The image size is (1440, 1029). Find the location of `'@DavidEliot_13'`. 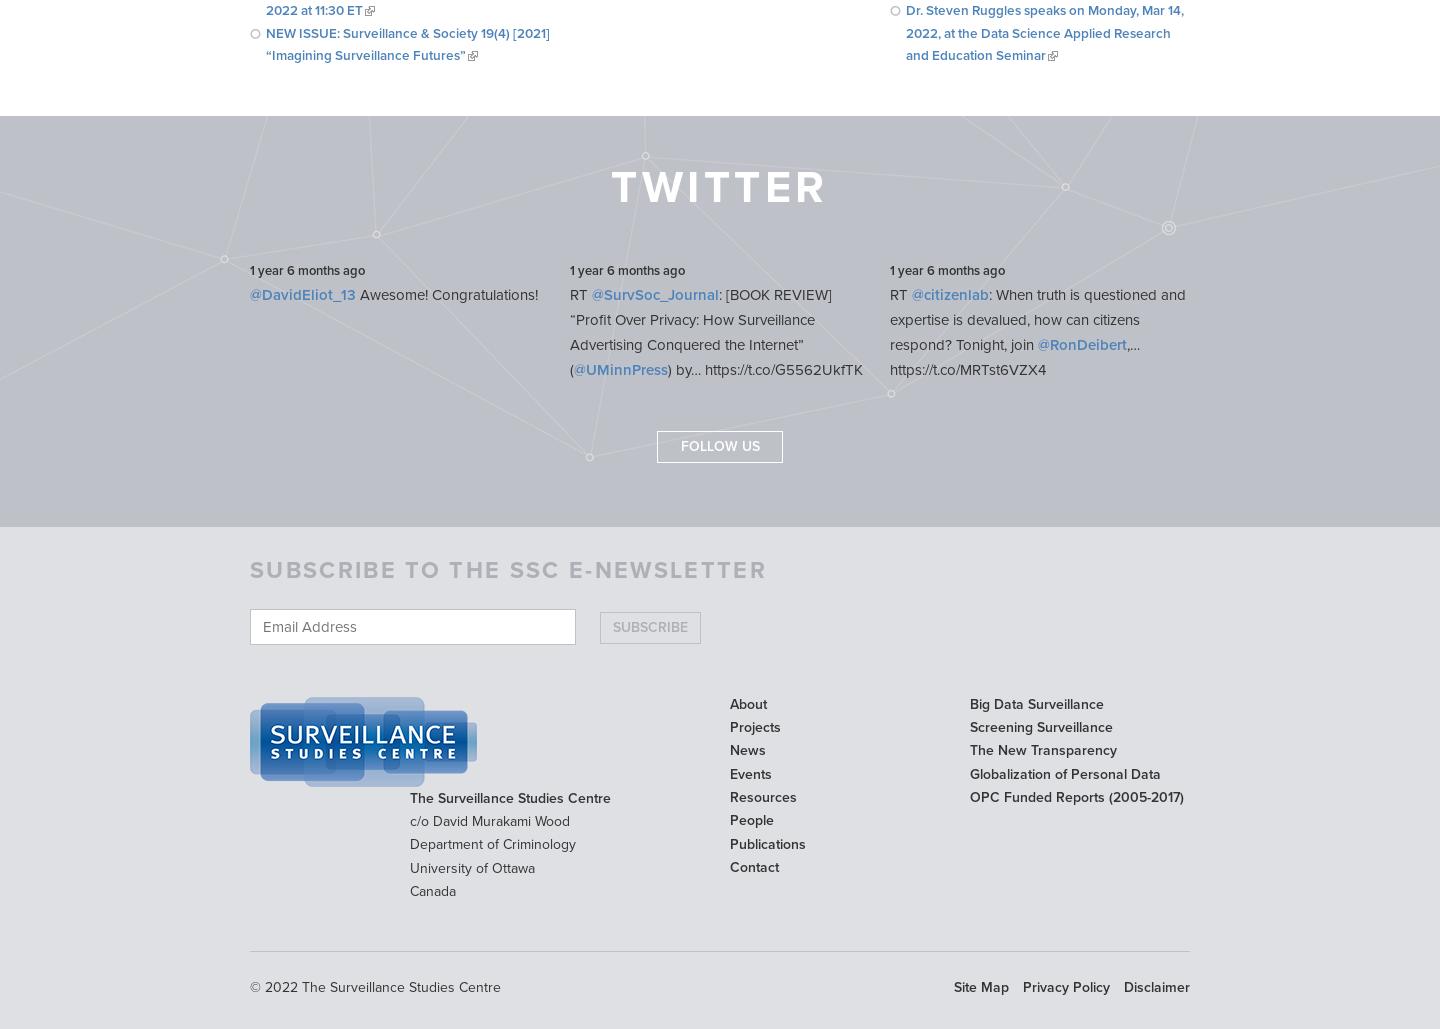

'@DavidEliot_13' is located at coordinates (302, 295).